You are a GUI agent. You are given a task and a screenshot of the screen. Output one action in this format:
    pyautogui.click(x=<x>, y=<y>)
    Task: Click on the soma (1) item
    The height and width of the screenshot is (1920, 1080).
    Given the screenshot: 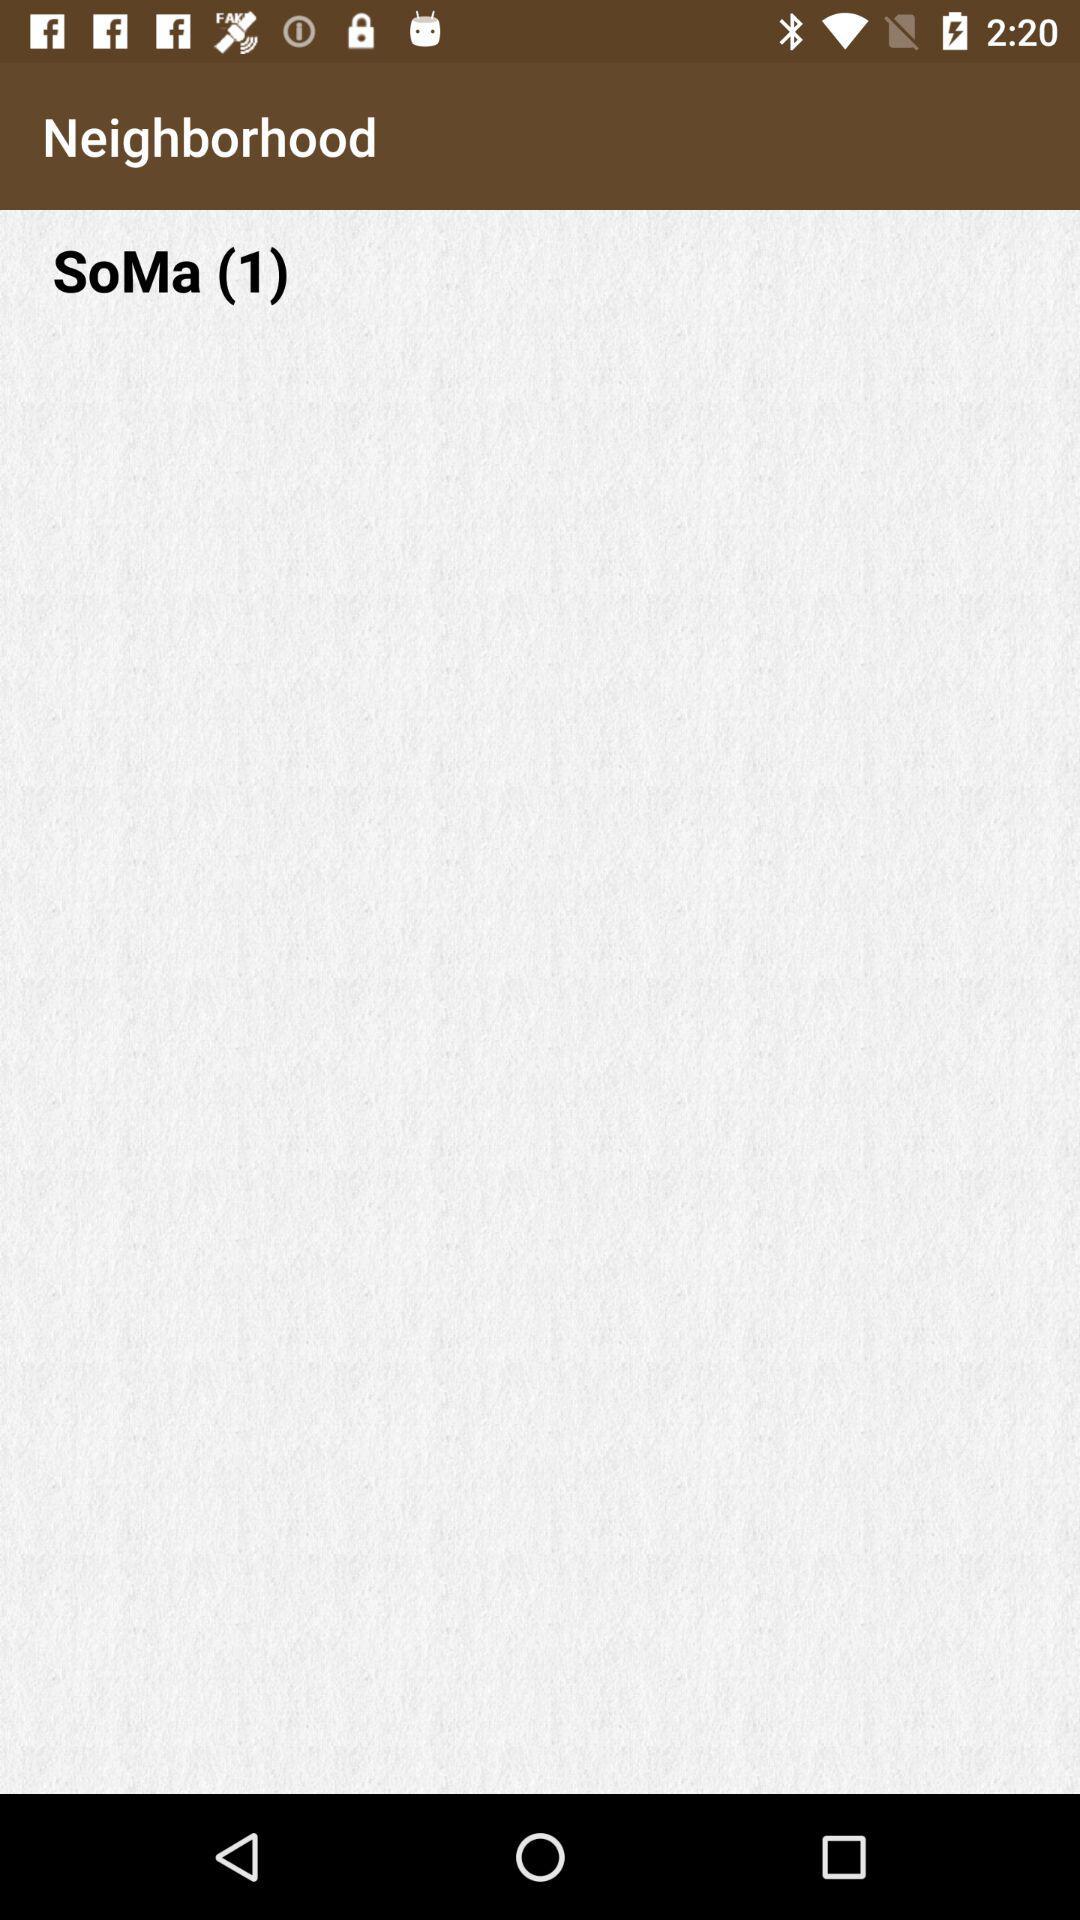 What is the action you would take?
    pyautogui.click(x=540, y=268)
    